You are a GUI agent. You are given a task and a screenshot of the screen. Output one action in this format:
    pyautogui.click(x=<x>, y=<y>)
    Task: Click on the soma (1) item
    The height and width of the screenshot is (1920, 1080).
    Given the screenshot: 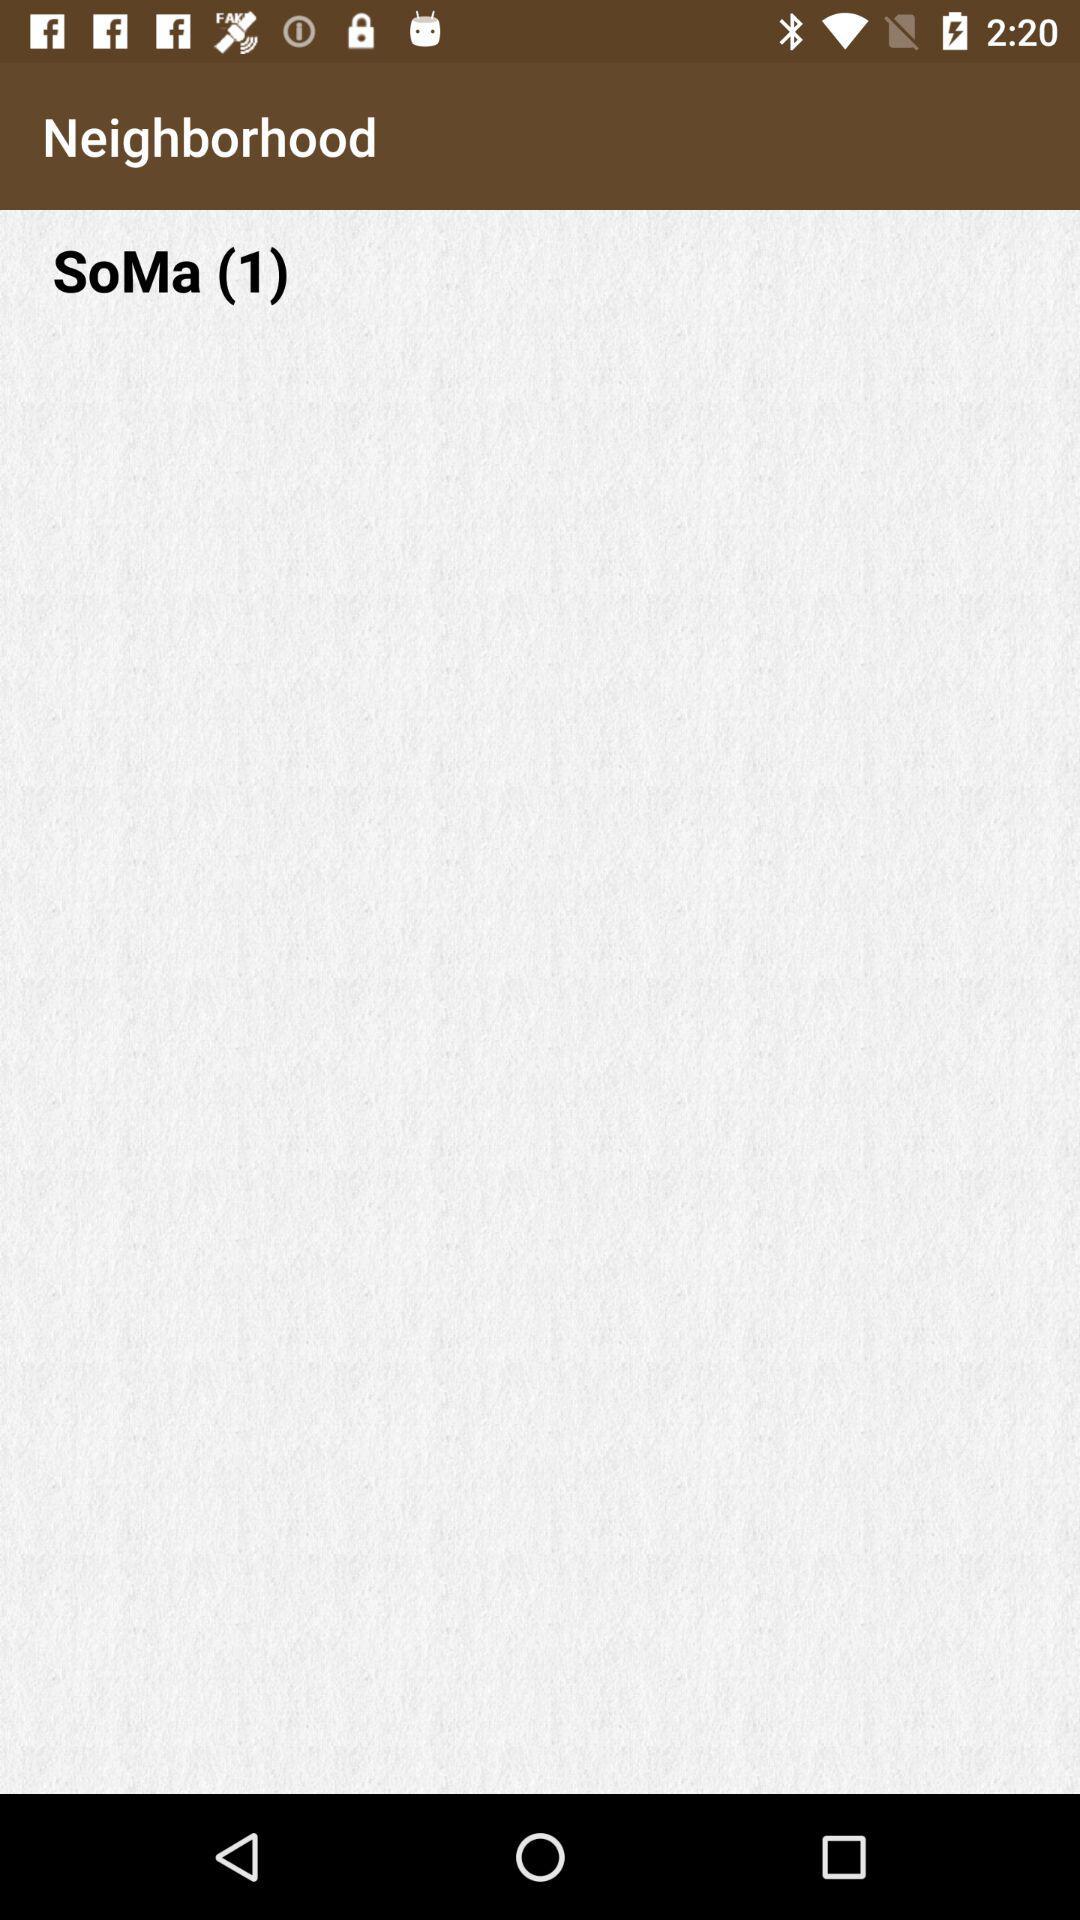 What is the action you would take?
    pyautogui.click(x=540, y=268)
    